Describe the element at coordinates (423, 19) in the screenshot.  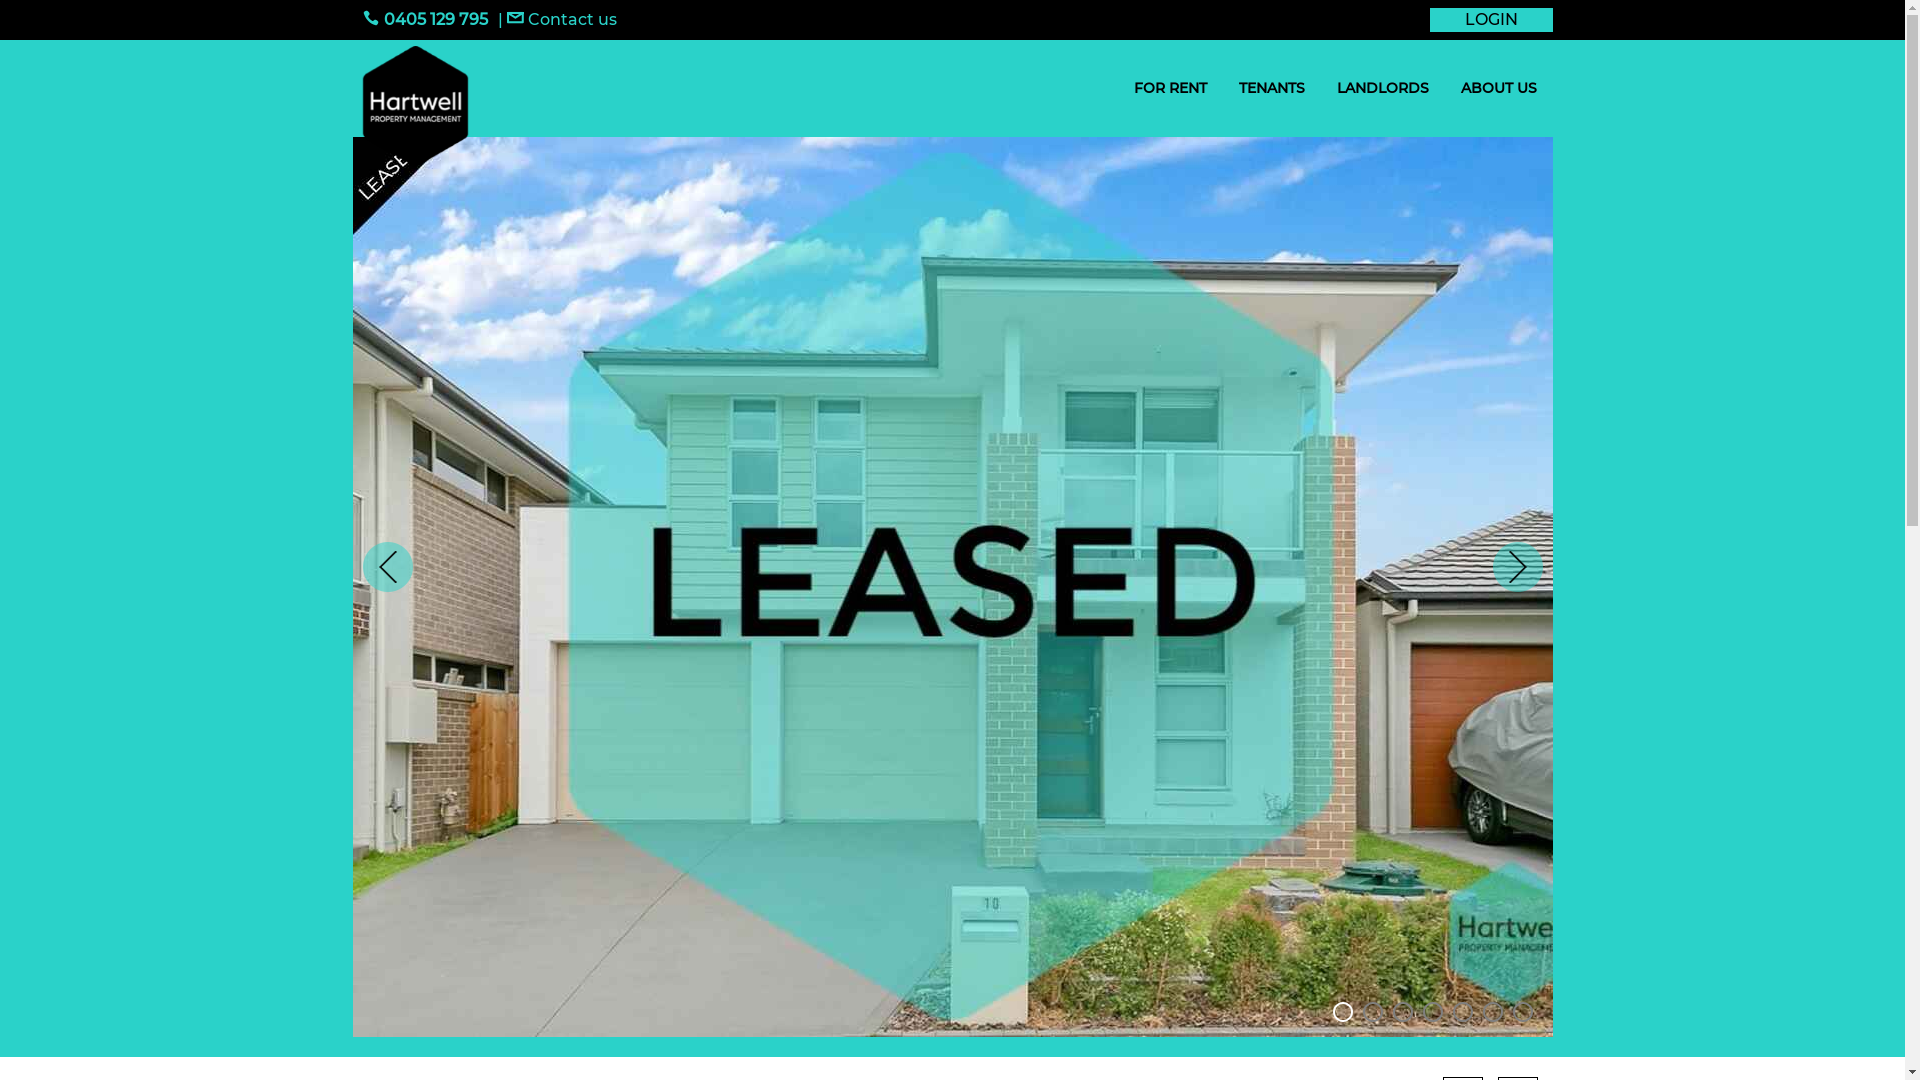
I see `'0405 129 795'` at that location.